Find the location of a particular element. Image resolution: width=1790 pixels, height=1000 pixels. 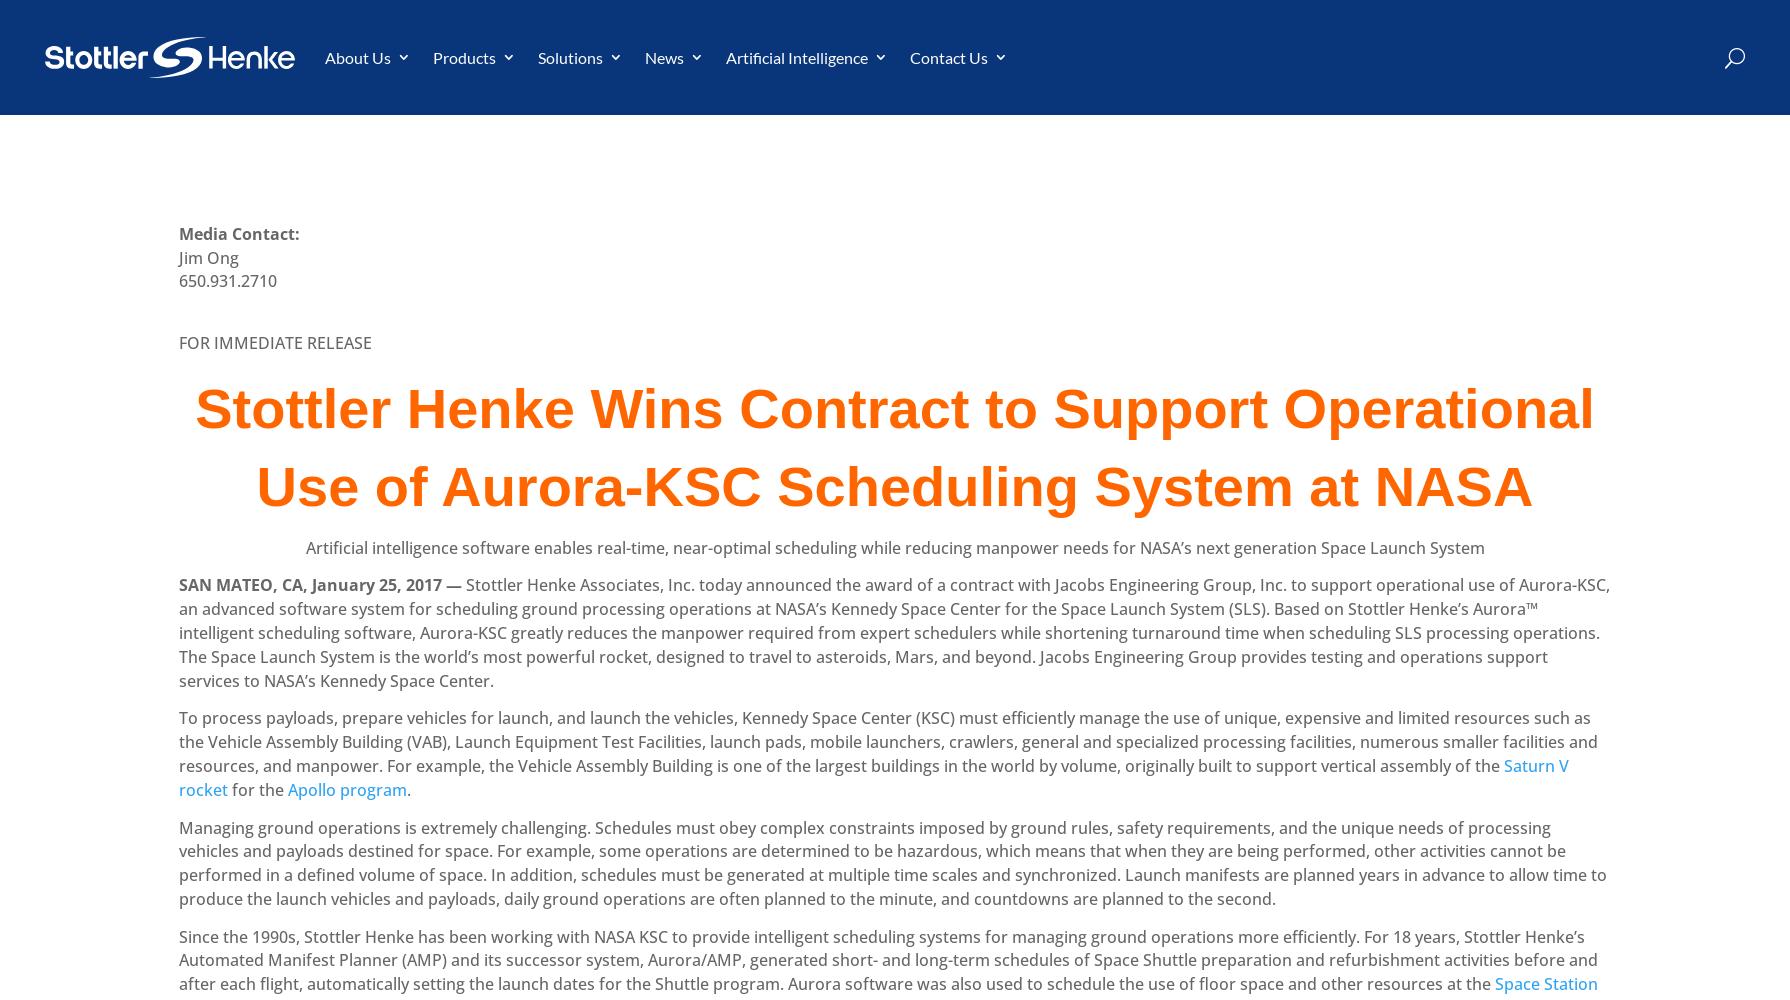

'Apollo program' is located at coordinates (347, 789).